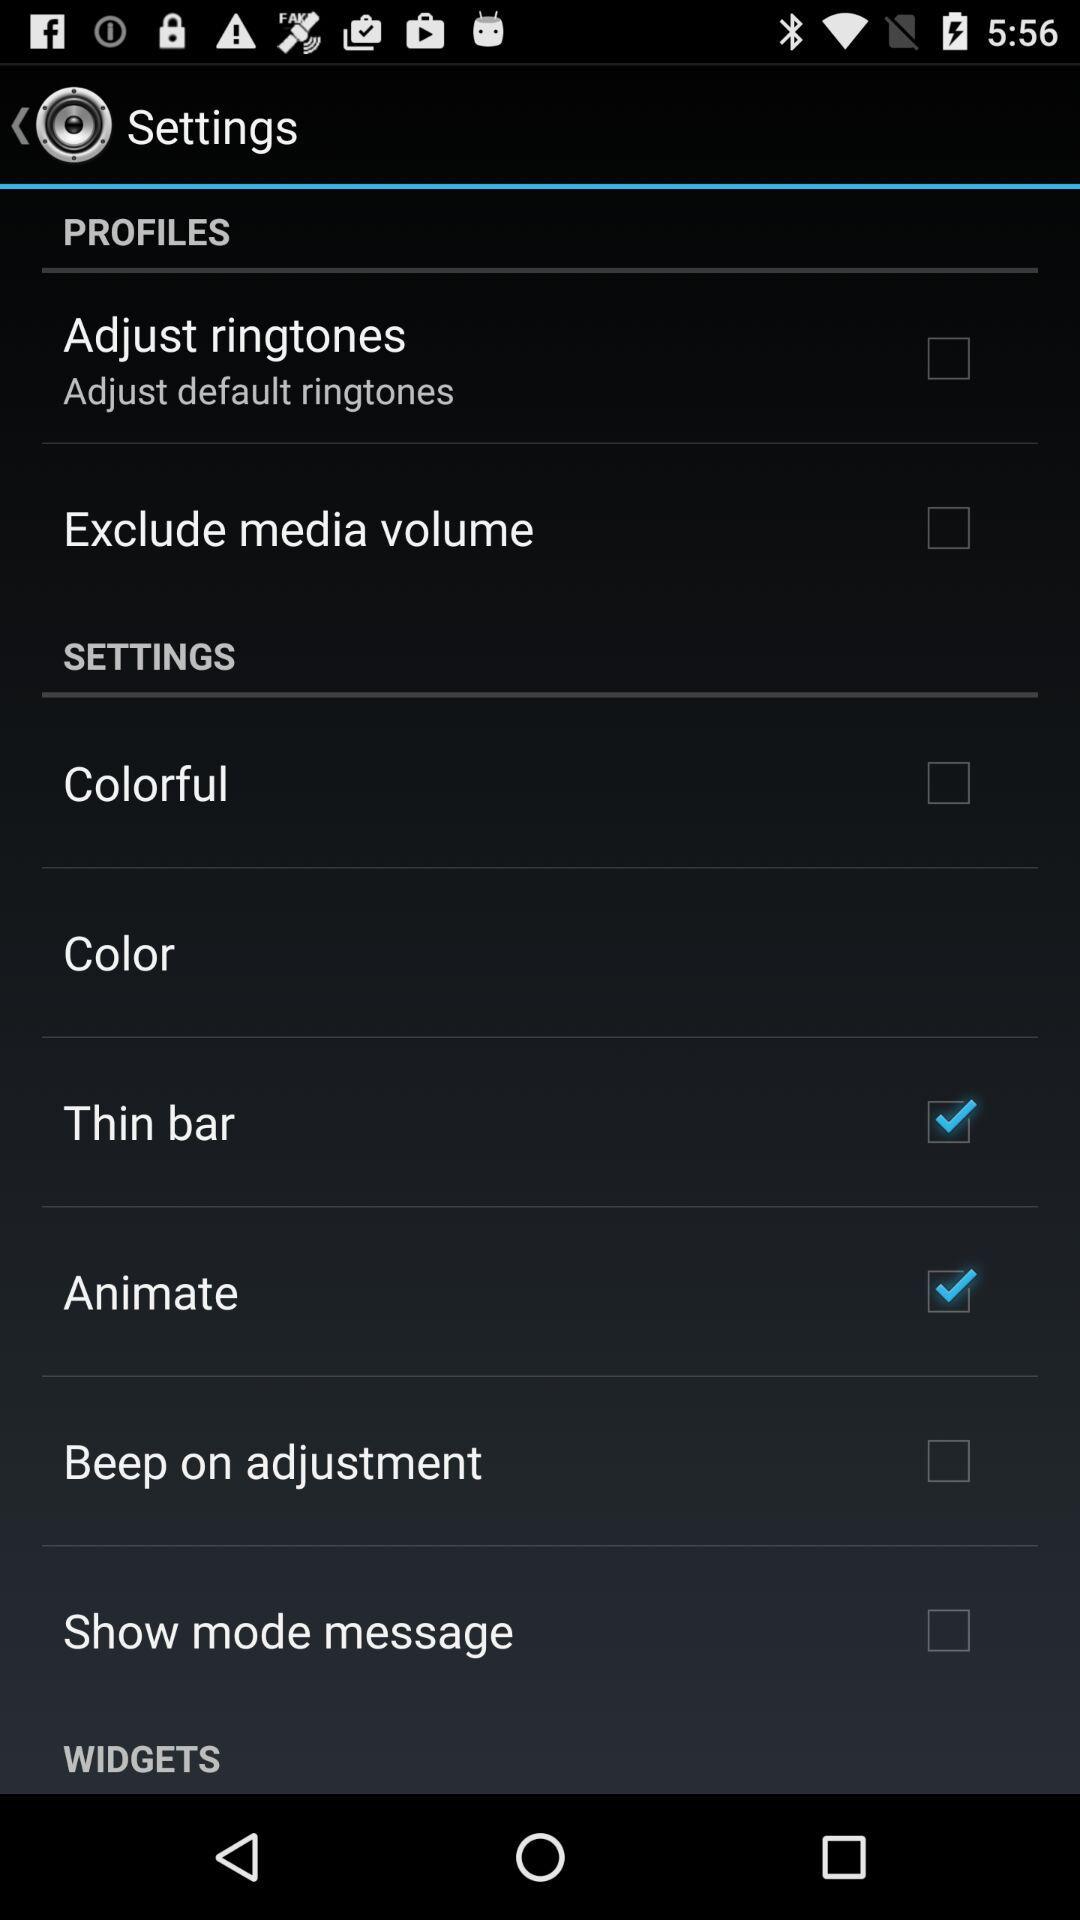 This screenshot has width=1080, height=1920. What do you see at coordinates (147, 1121) in the screenshot?
I see `icon above the animate` at bounding box center [147, 1121].